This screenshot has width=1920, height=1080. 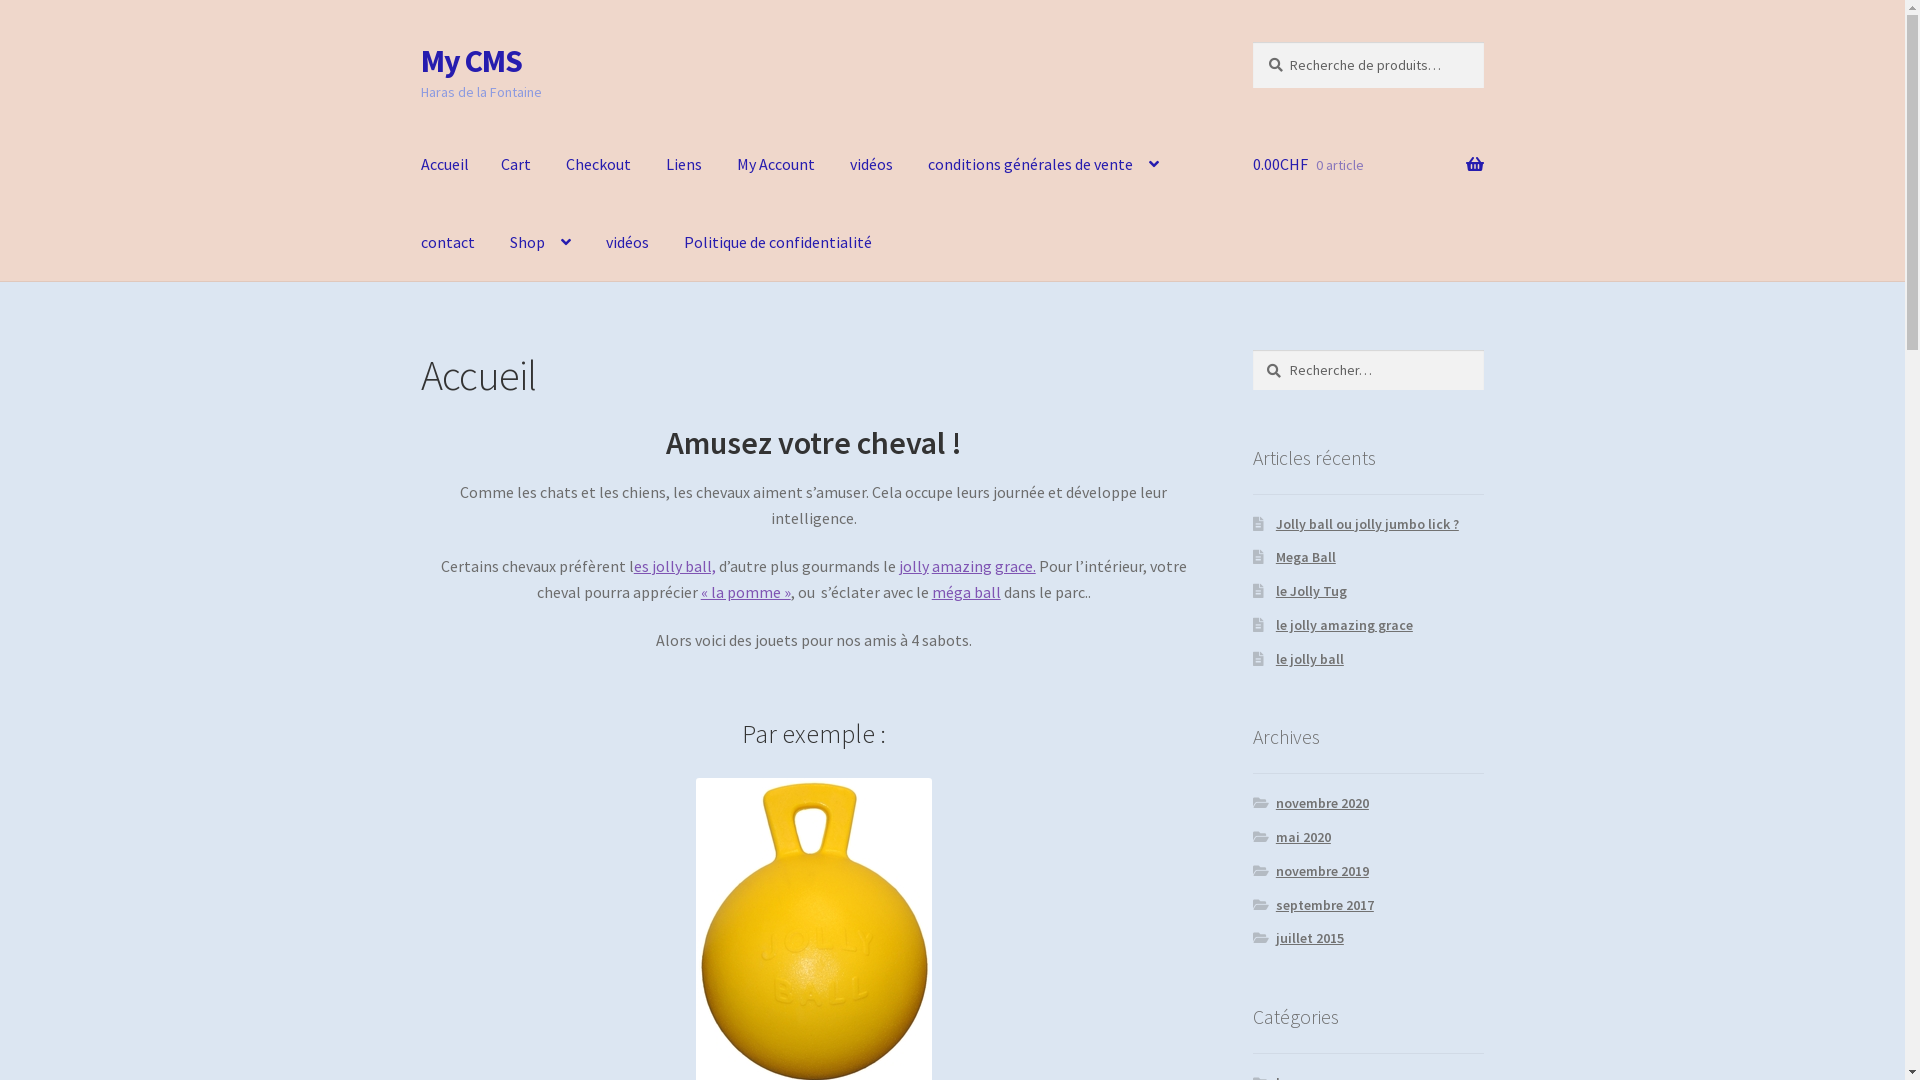 I want to click on 'My CMS', so click(x=470, y=60).